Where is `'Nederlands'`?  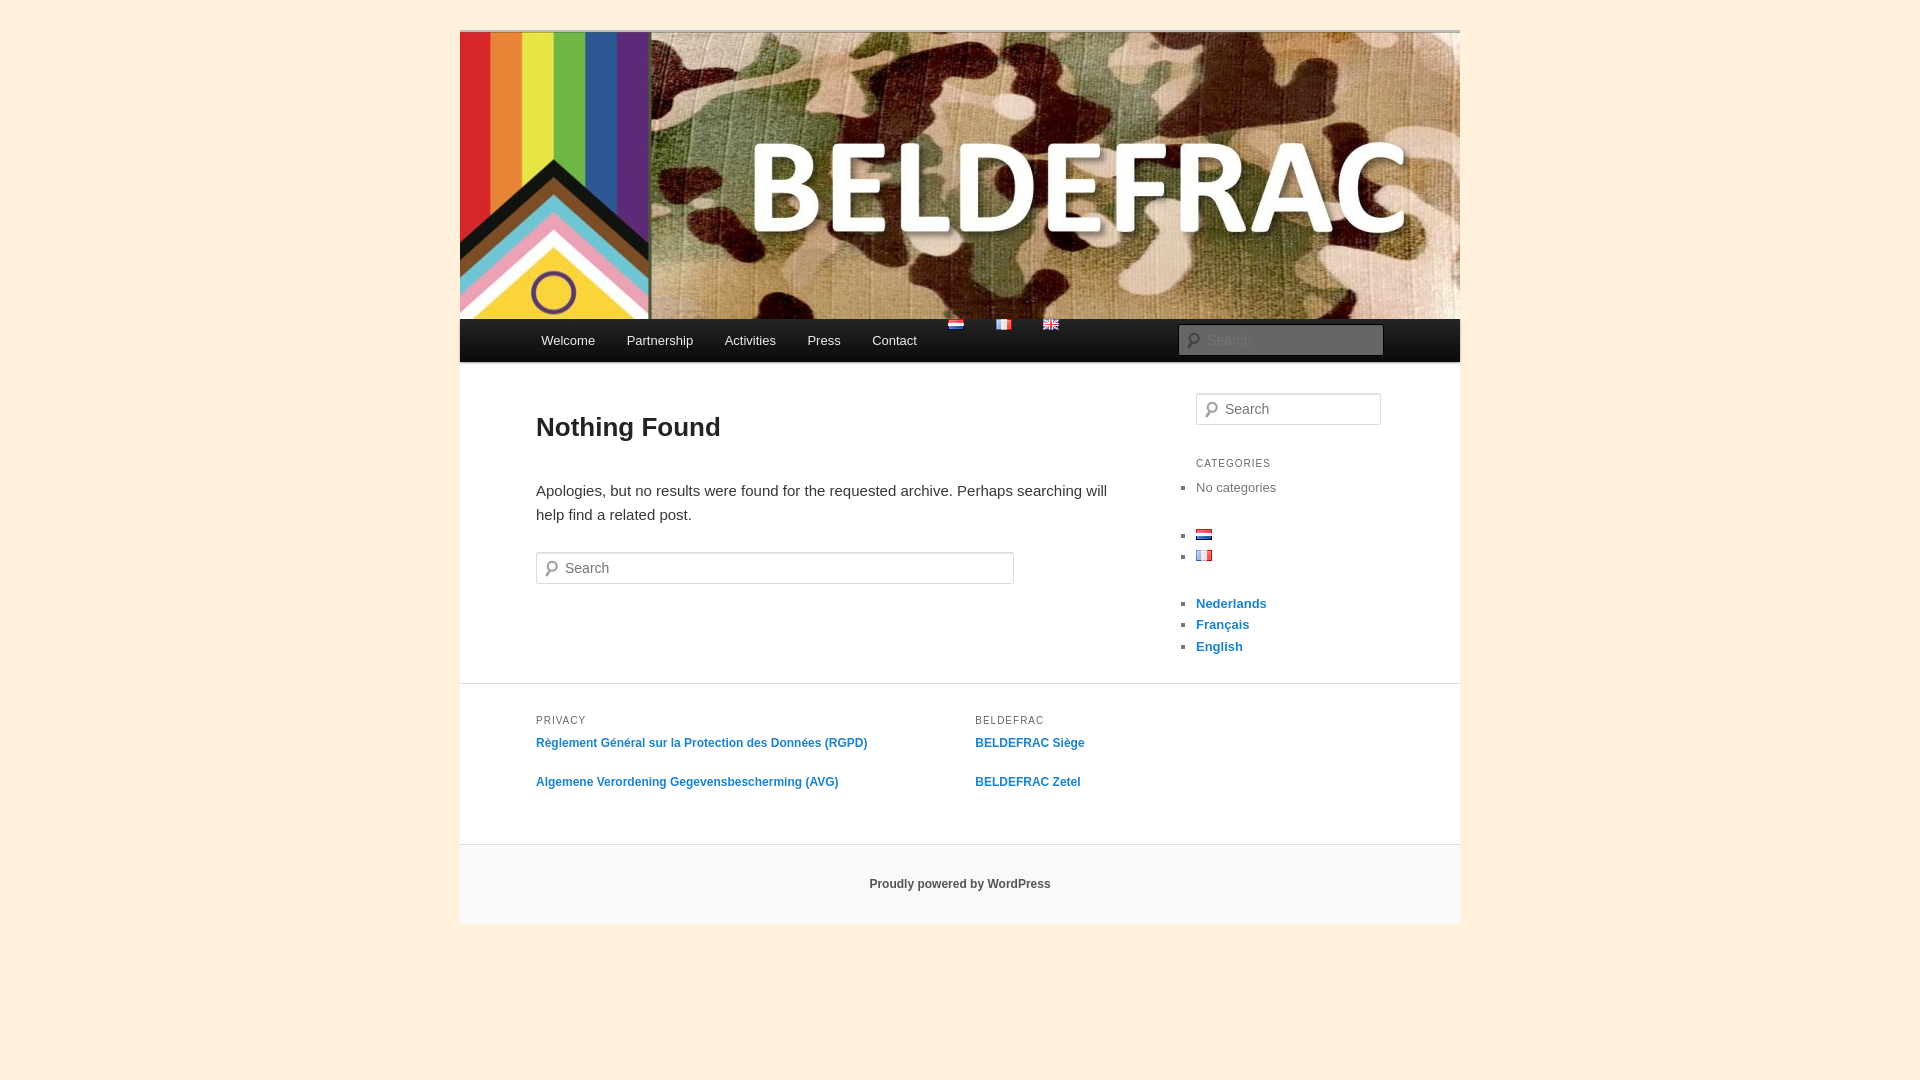 'Nederlands' is located at coordinates (1230, 602).